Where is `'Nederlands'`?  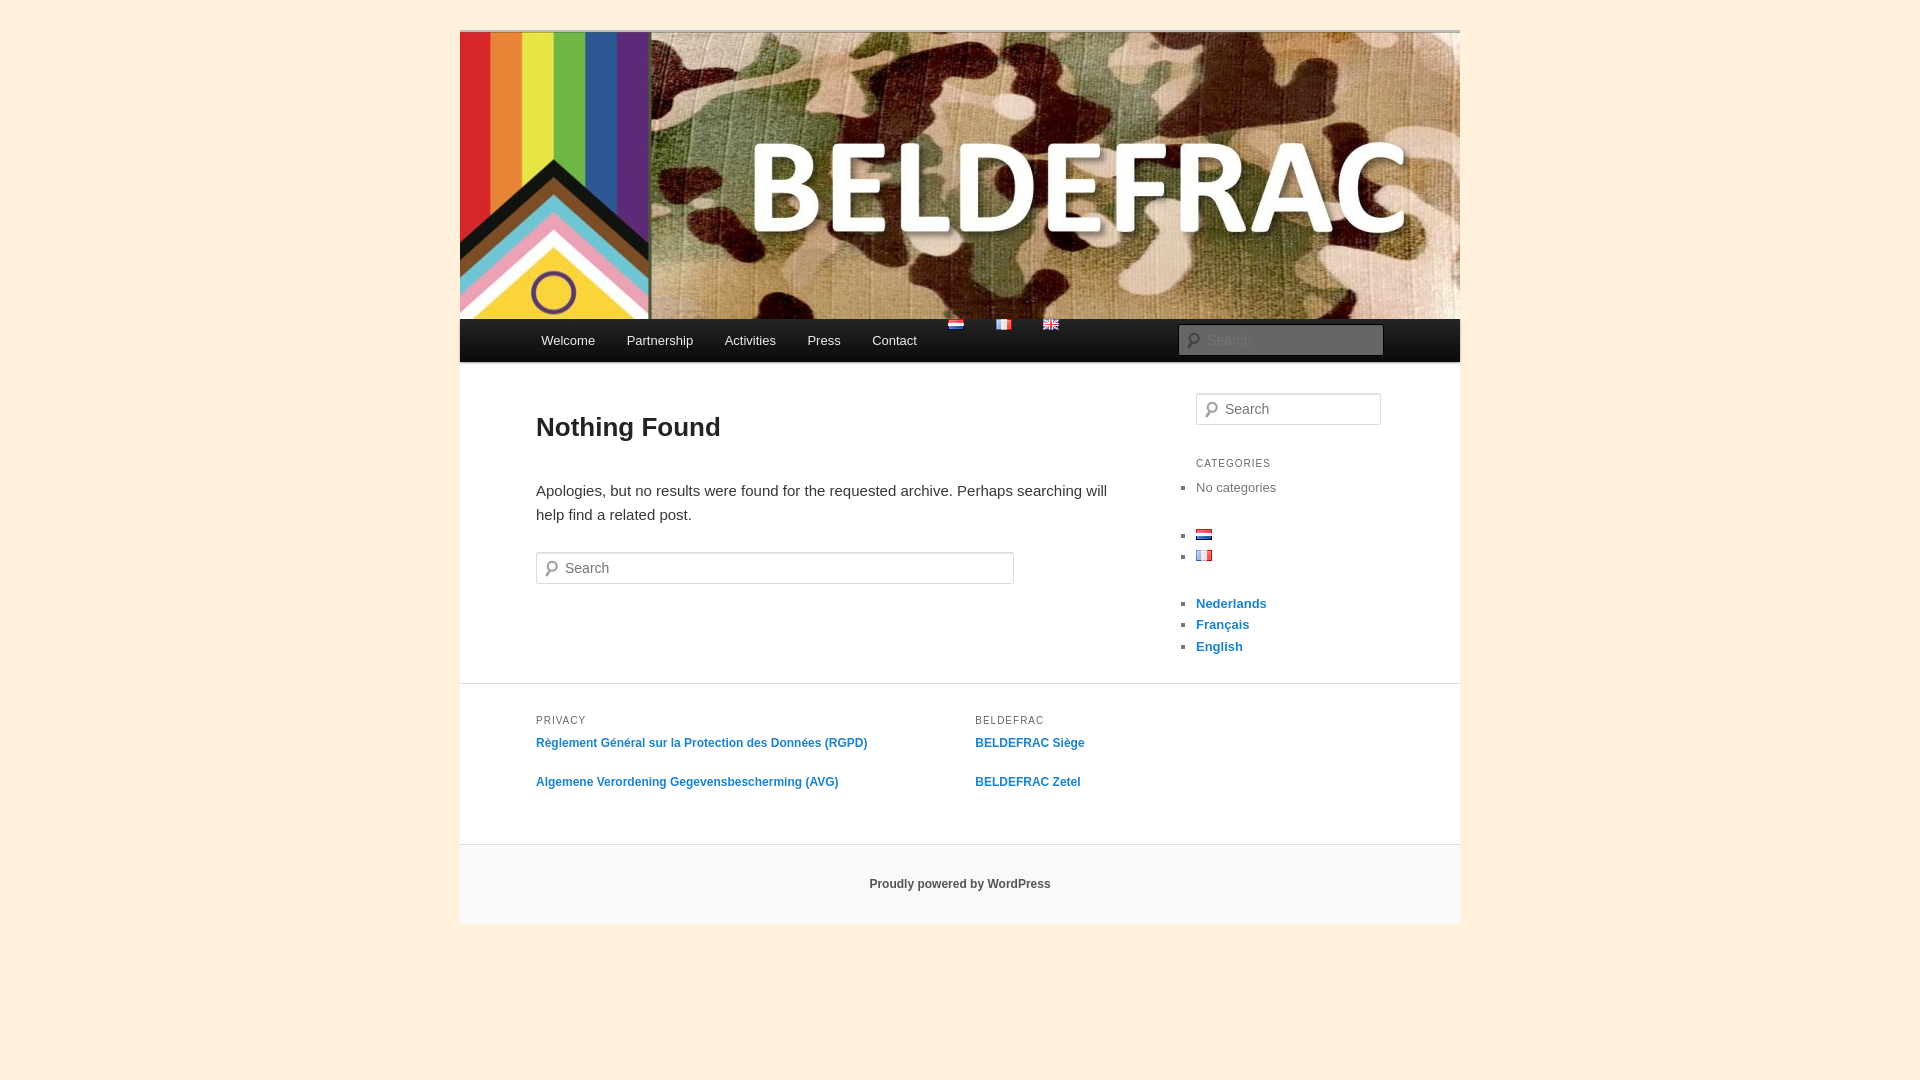 'Nederlands' is located at coordinates (1230, 602).